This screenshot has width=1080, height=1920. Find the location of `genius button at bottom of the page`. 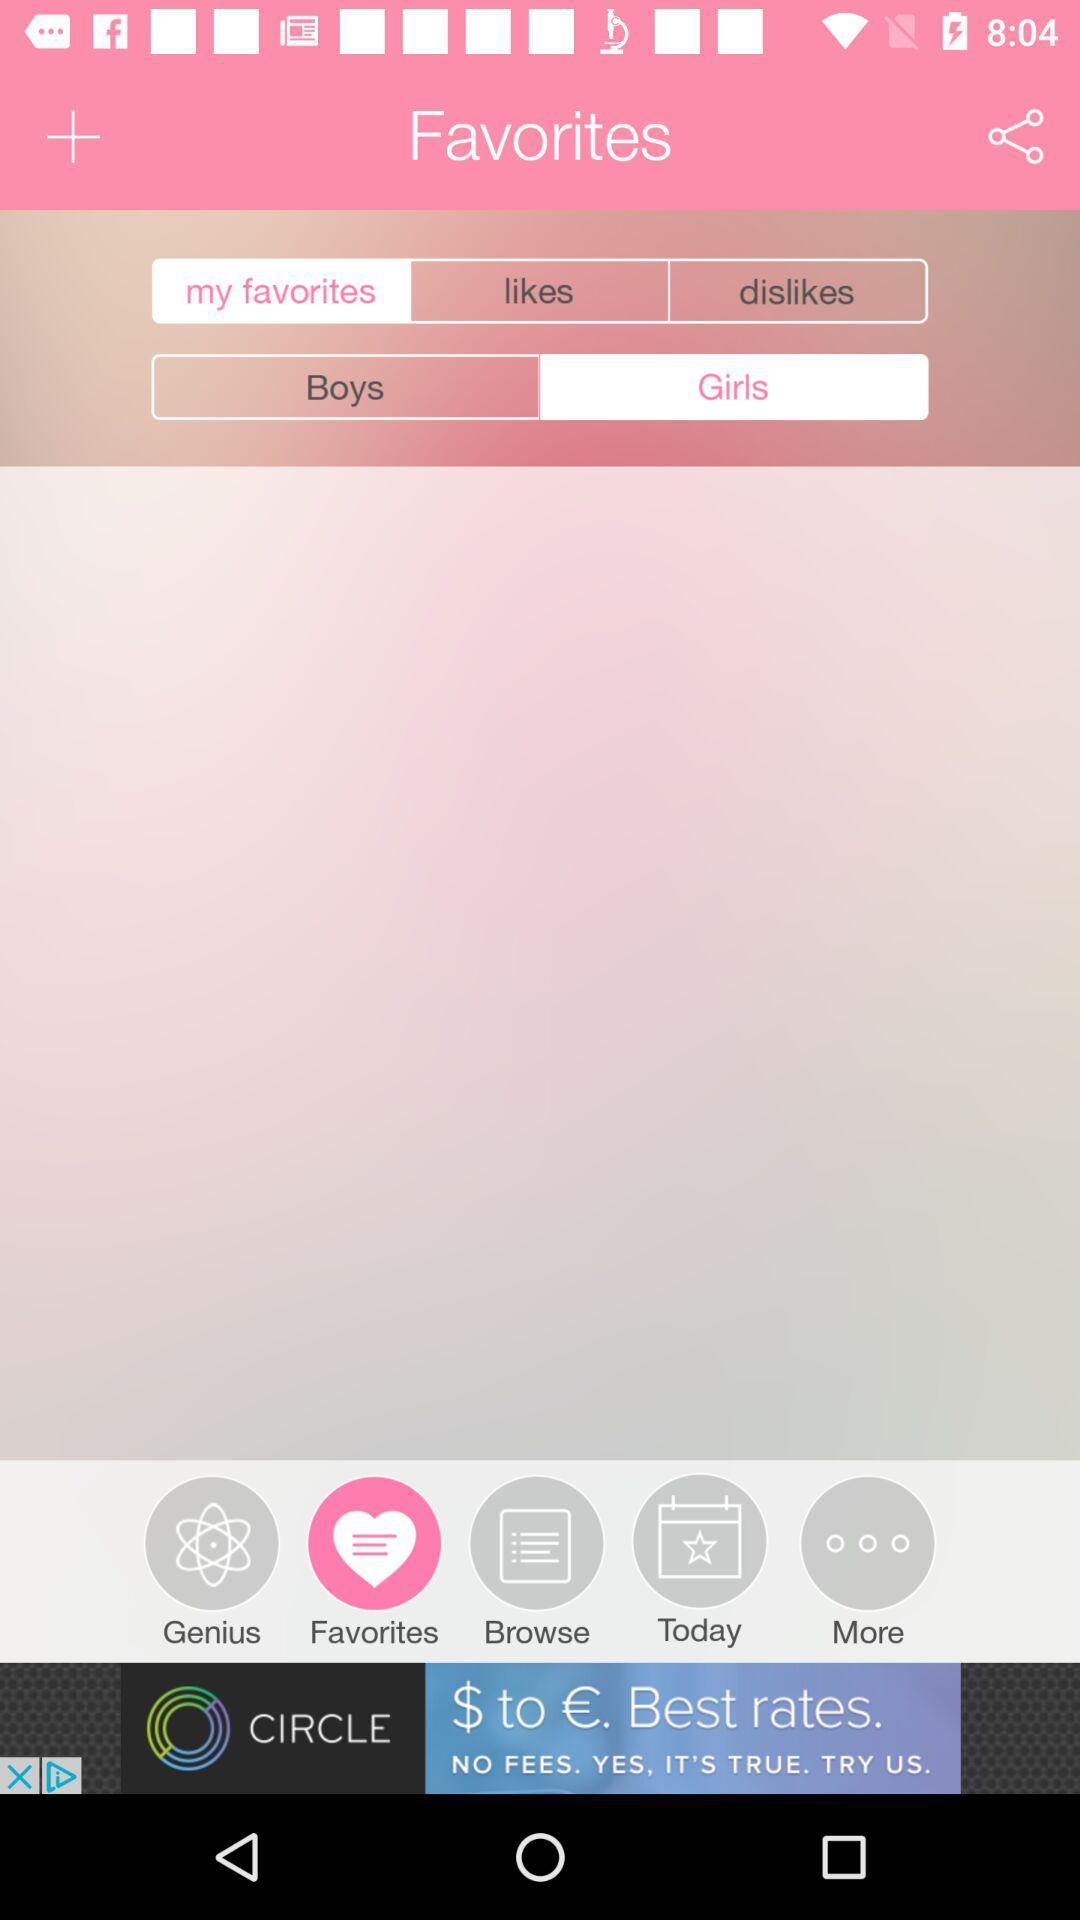

genius button at bottom of the page is located at coordinates (212, 1560).